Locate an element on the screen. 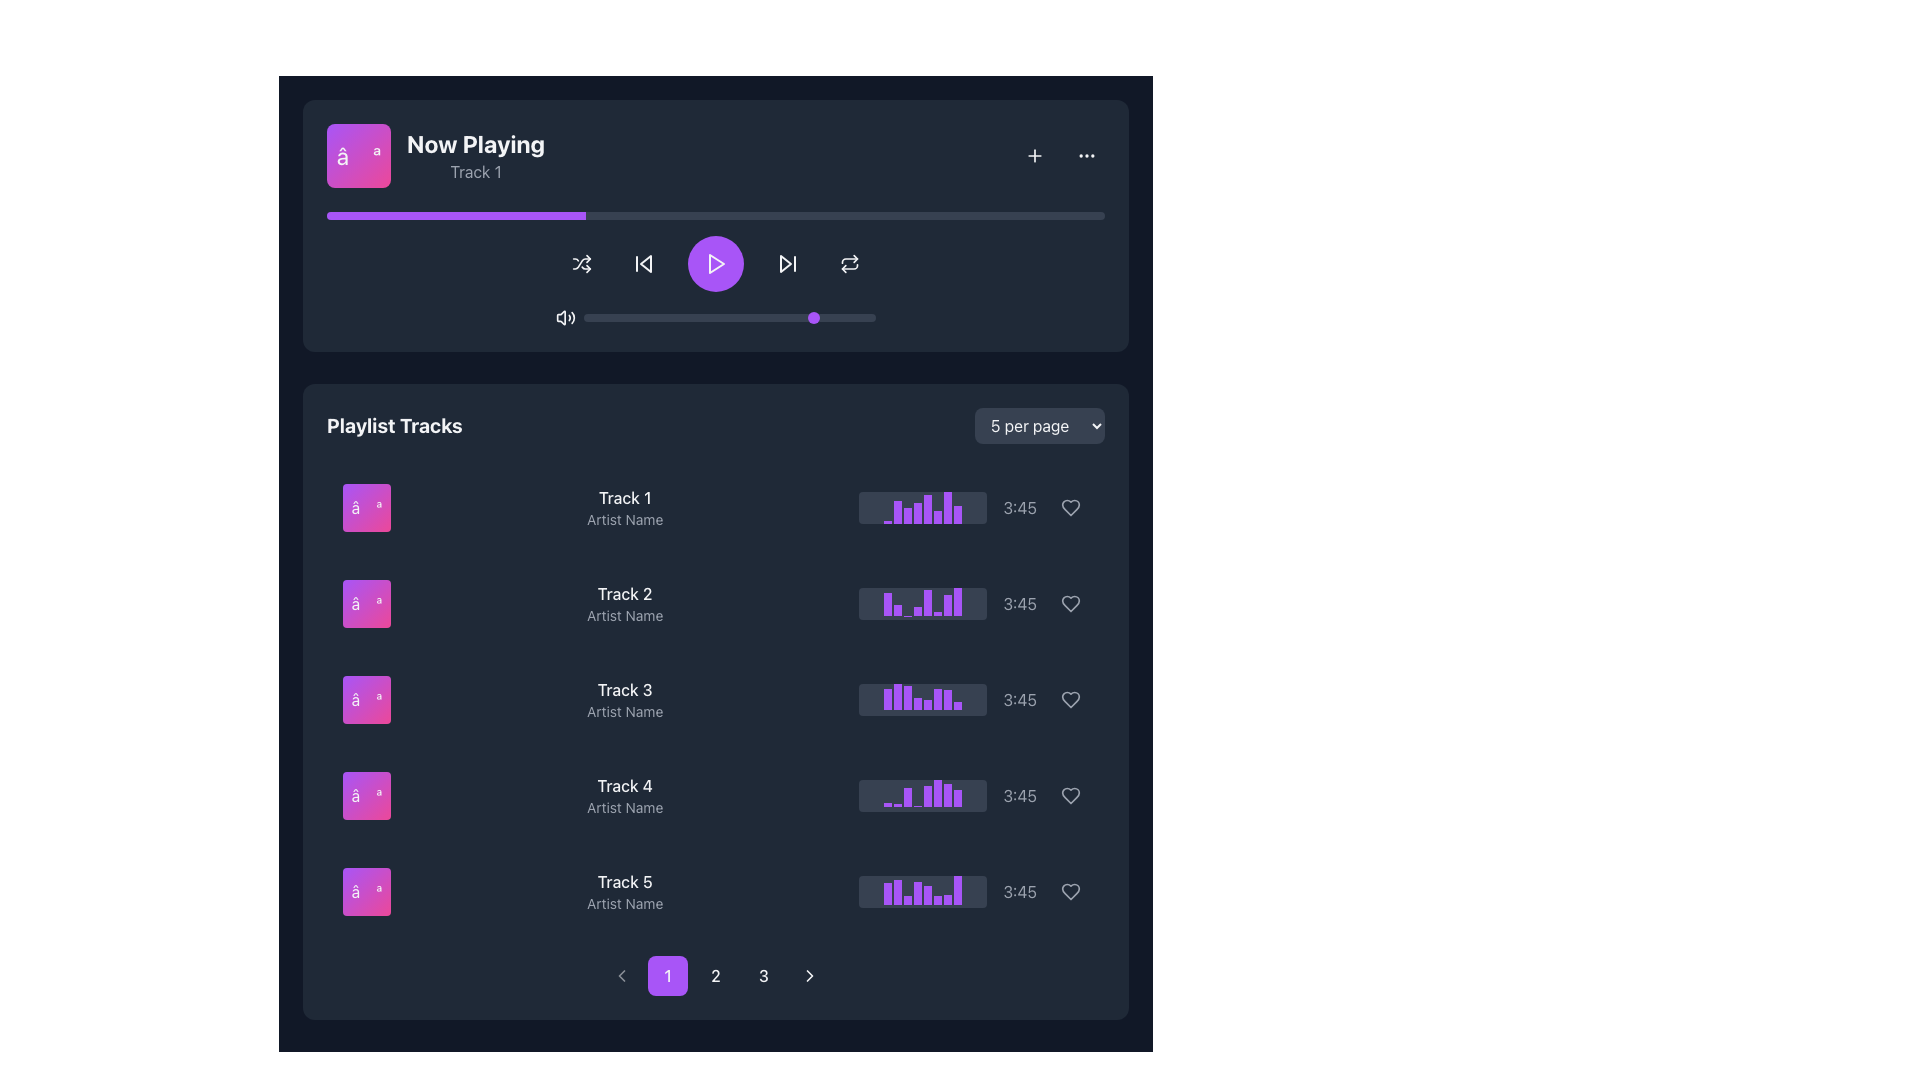  the favorite button located in the rightmost position of the row corresponding to the fifth item in the playlist track list to mark the track as favorite is located at coordinates (1069, 890).